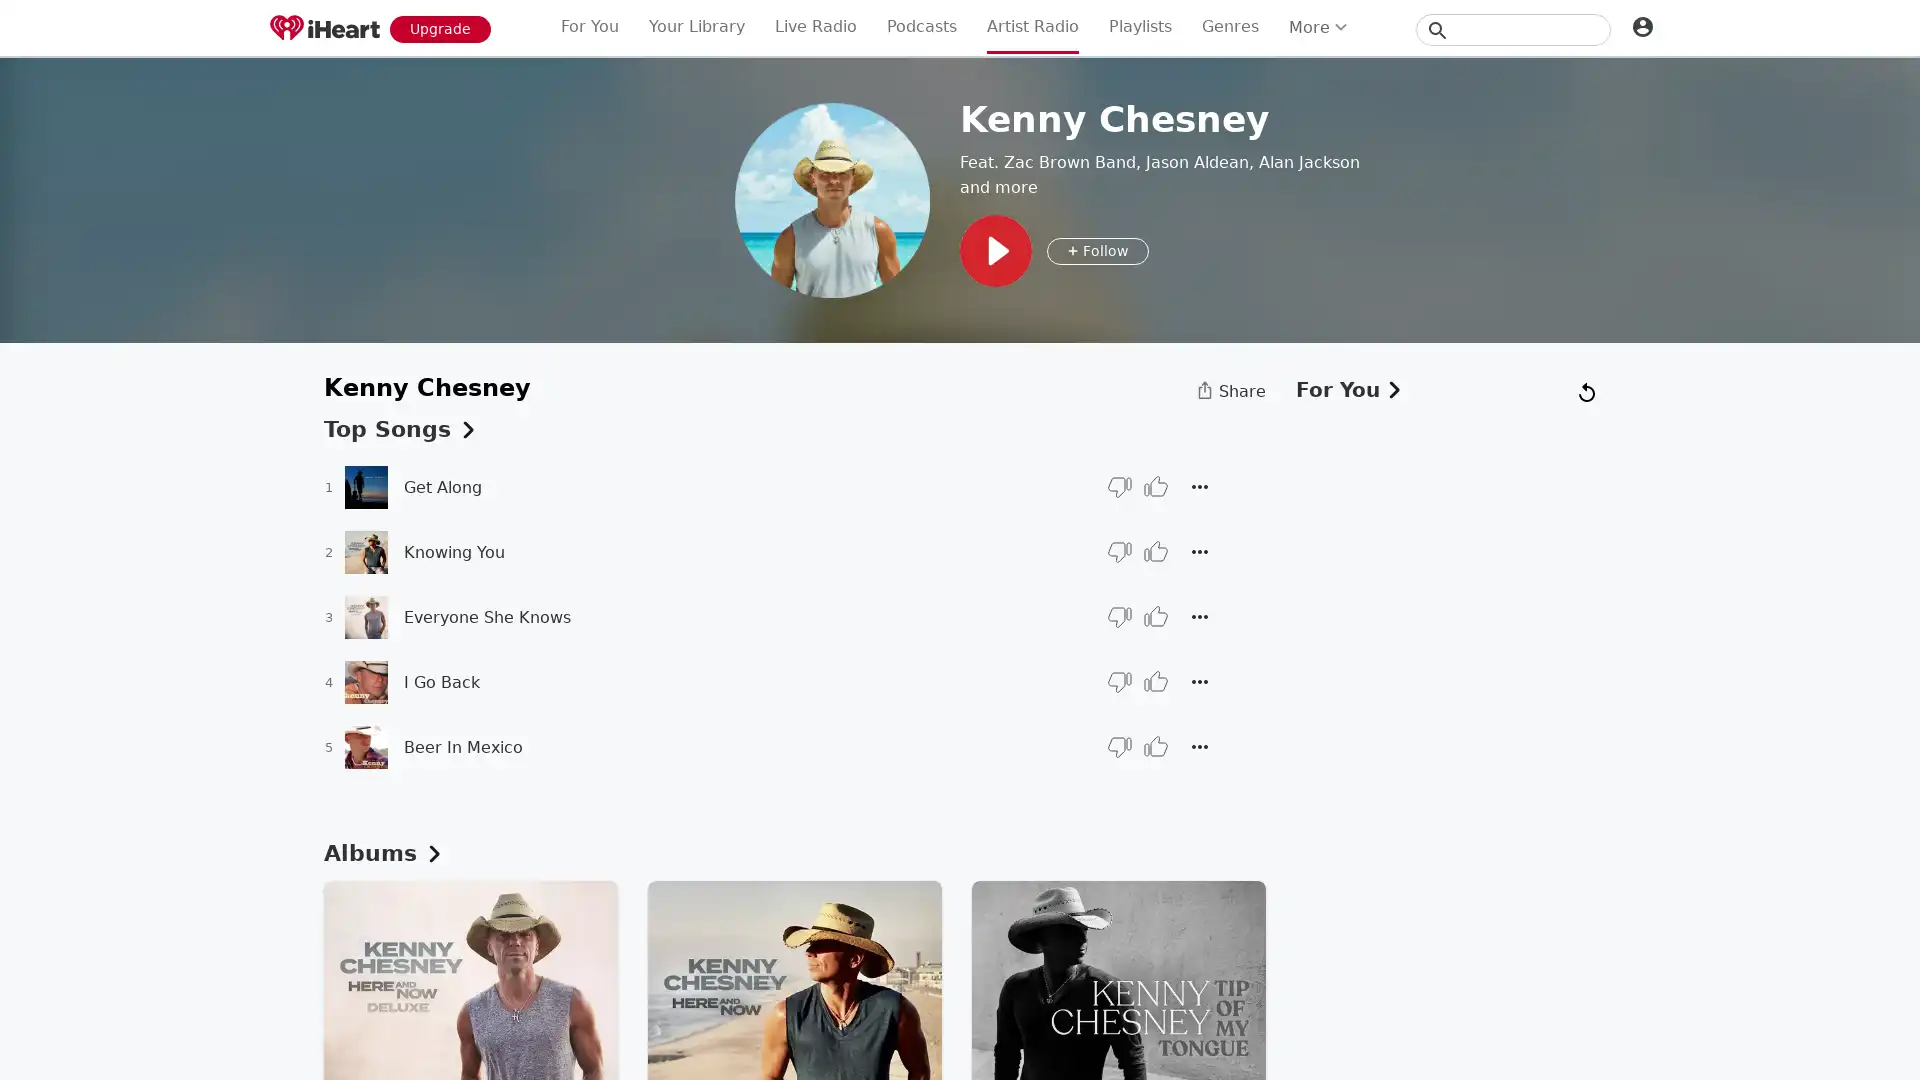 The width and height of the screenshot is (1920, 1080). I want to click on Thumb Up, so click(1791, 1040).